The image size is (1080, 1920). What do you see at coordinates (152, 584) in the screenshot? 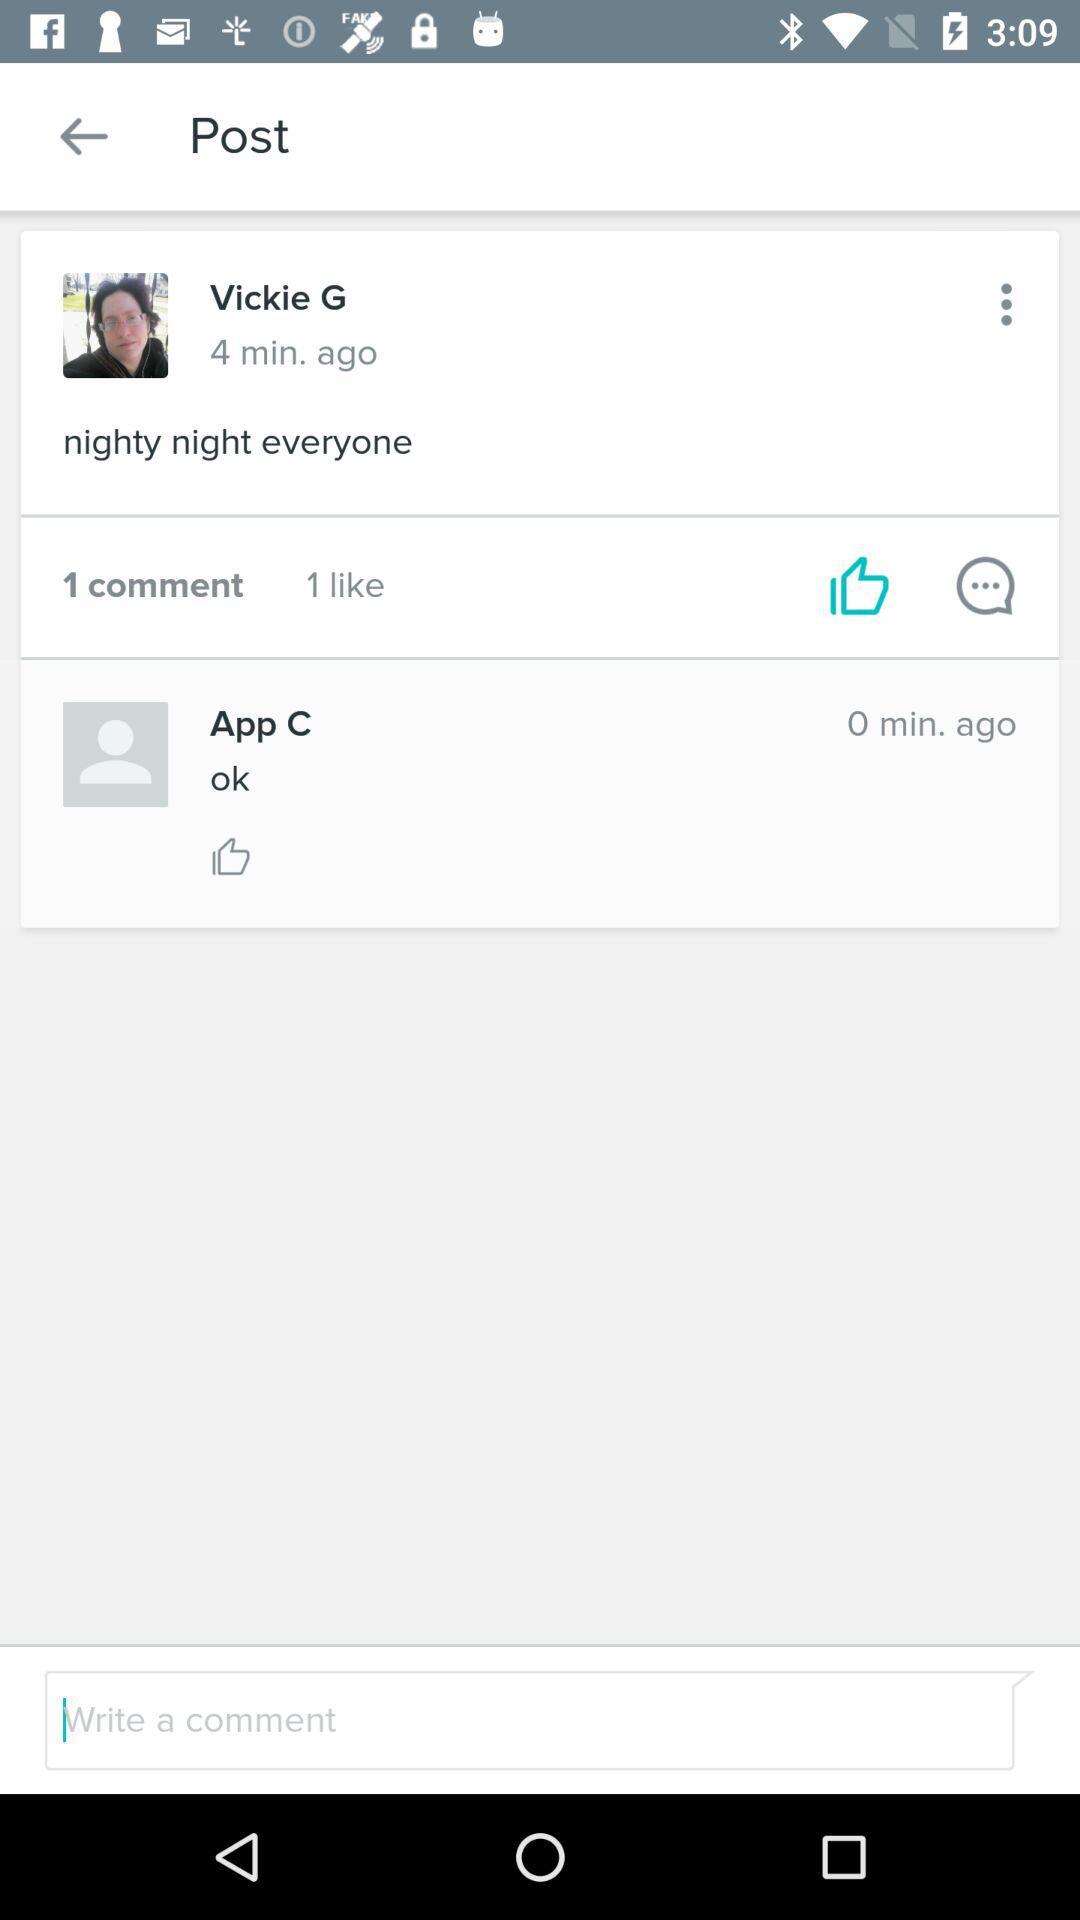
I see `the 1 comment item` at bounding box center [152, 584].